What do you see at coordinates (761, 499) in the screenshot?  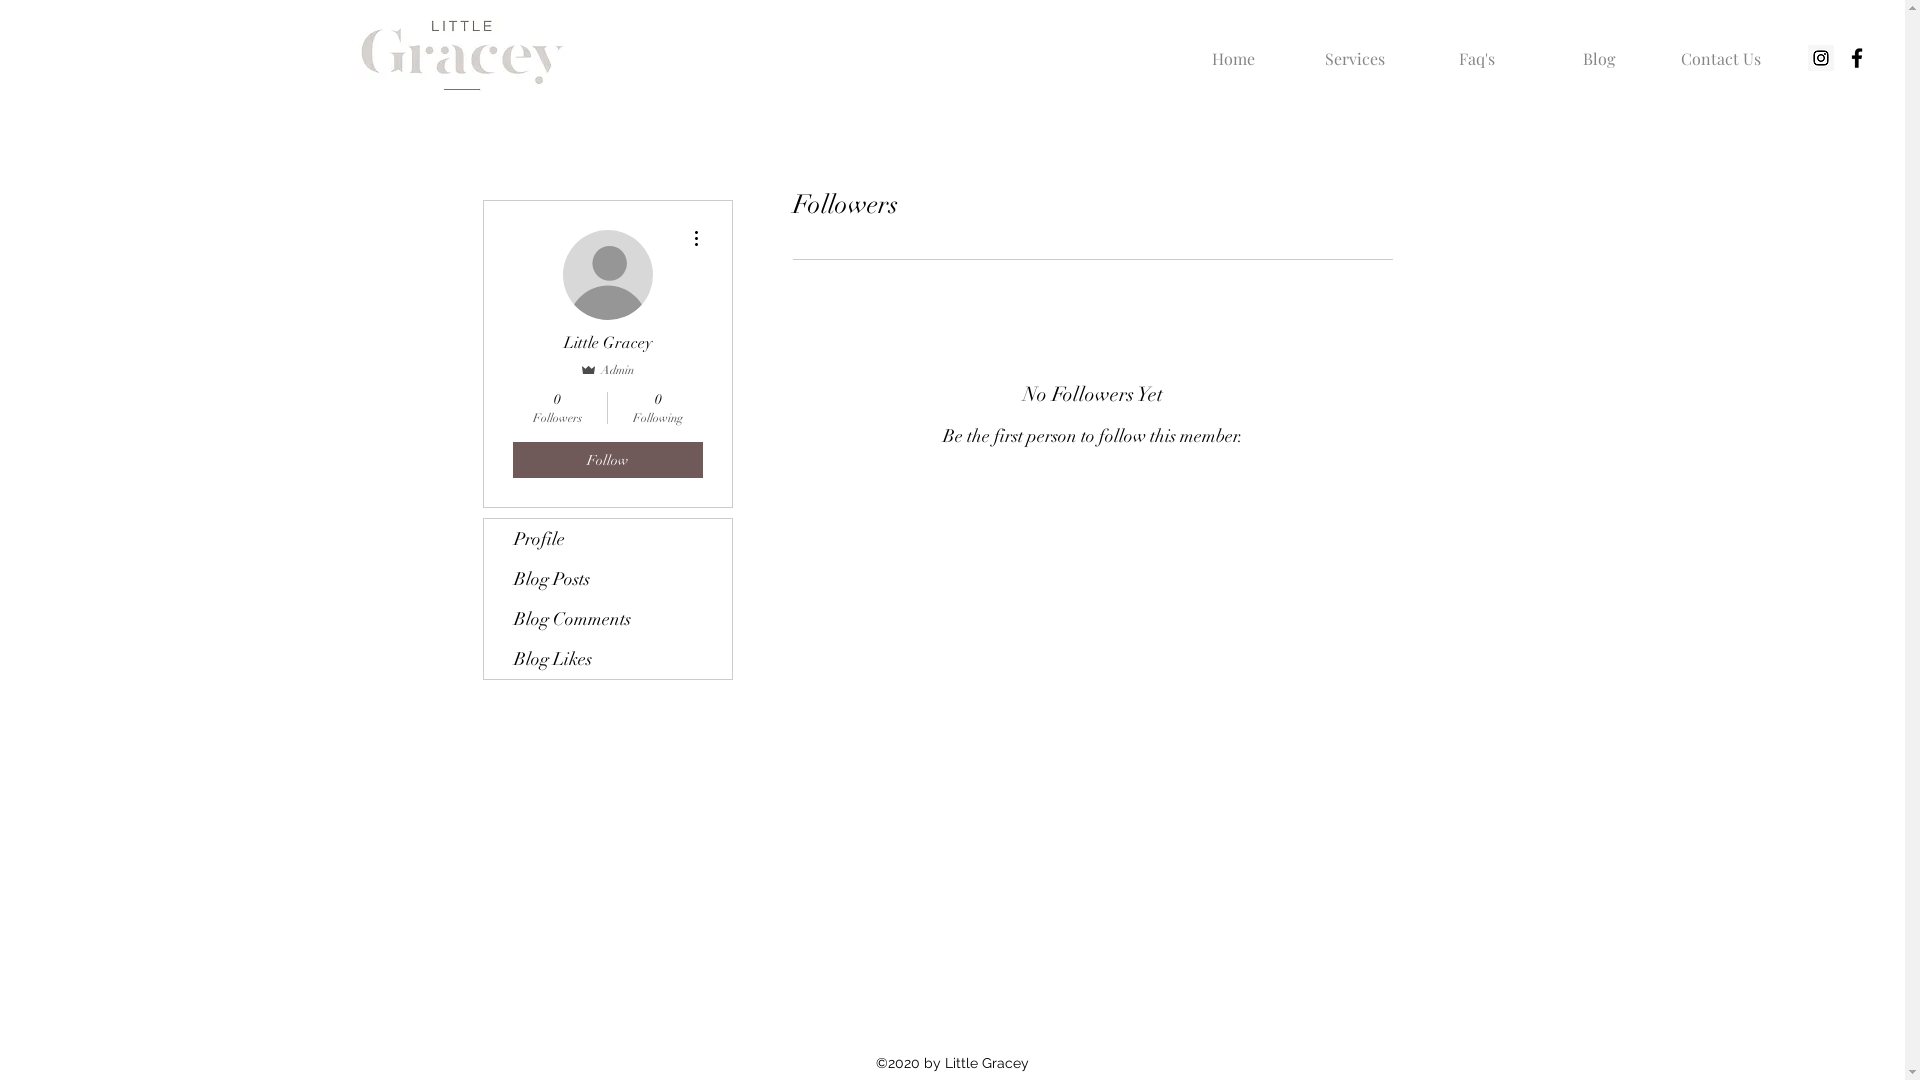 I see `'Followers'` at bounding box center [761, 499].